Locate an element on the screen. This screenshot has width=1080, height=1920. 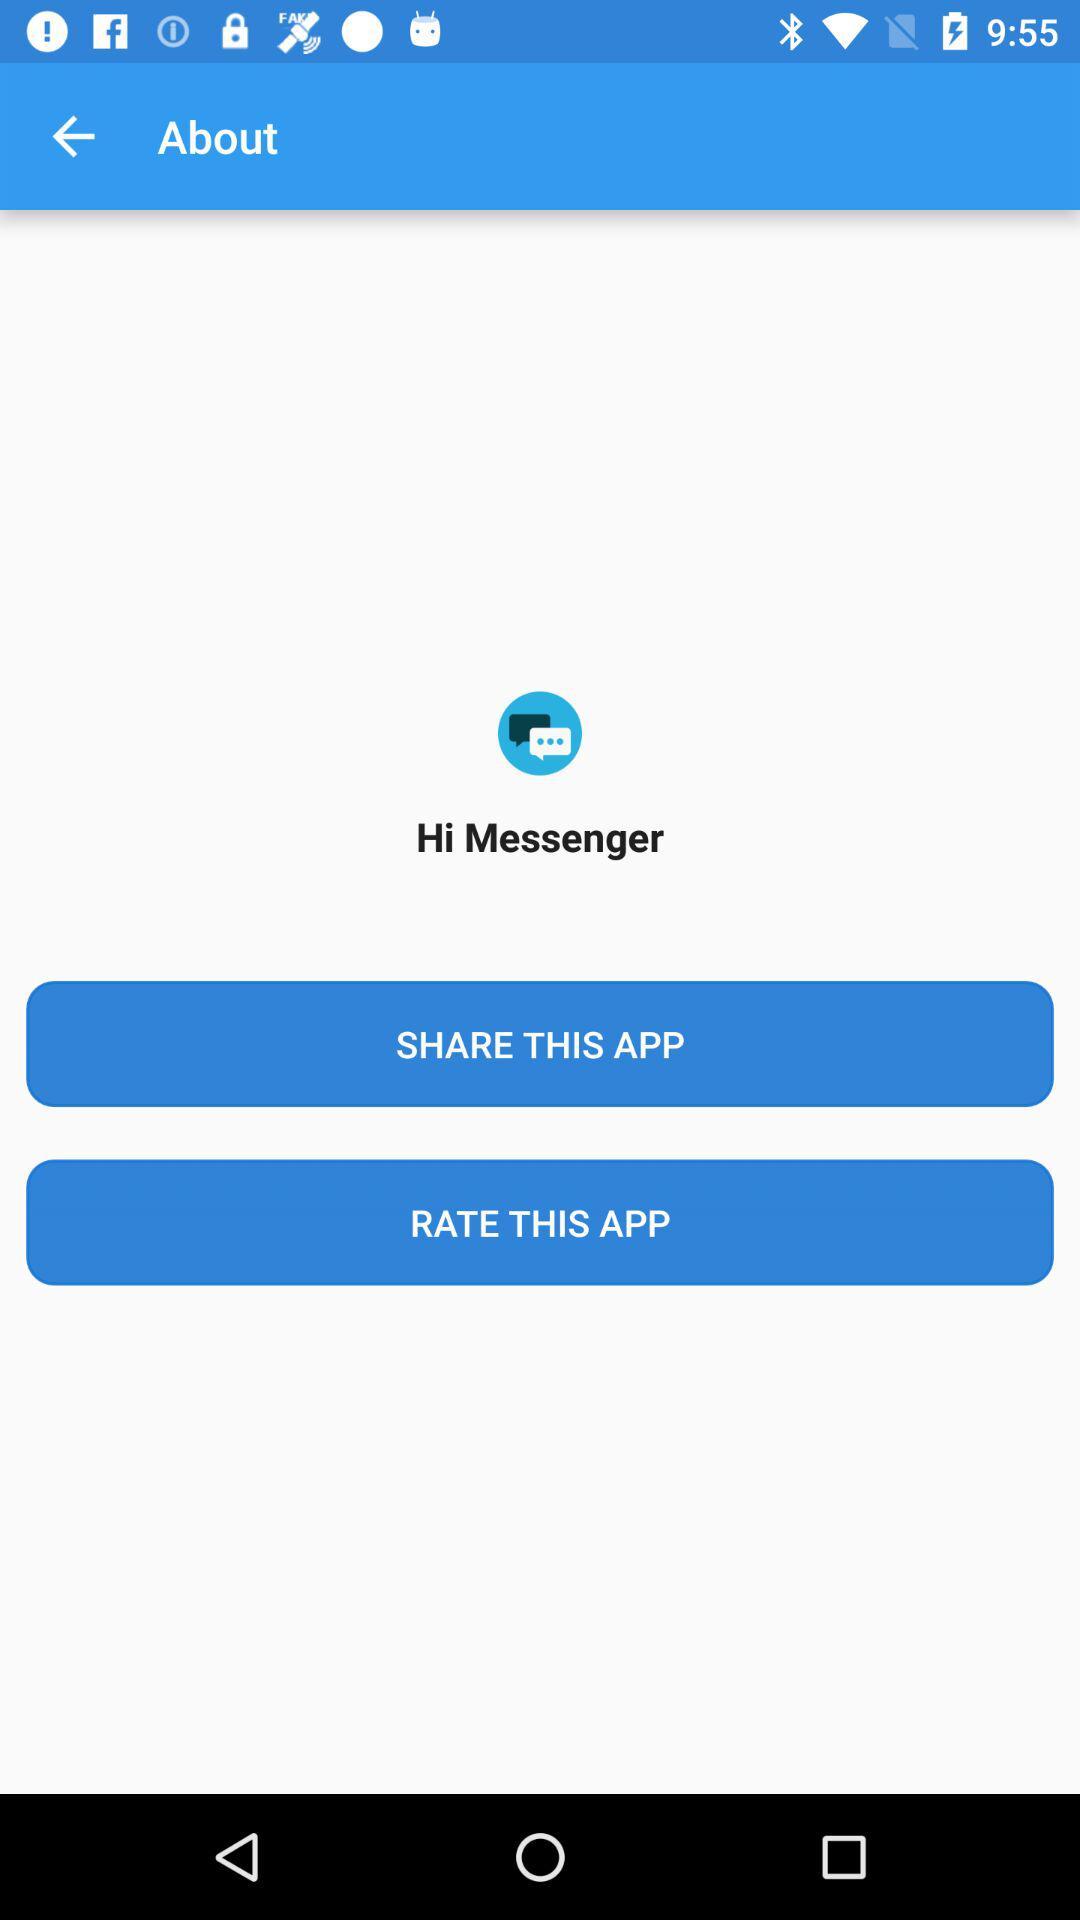
the app next to about item is located at coordinates (72, 135).